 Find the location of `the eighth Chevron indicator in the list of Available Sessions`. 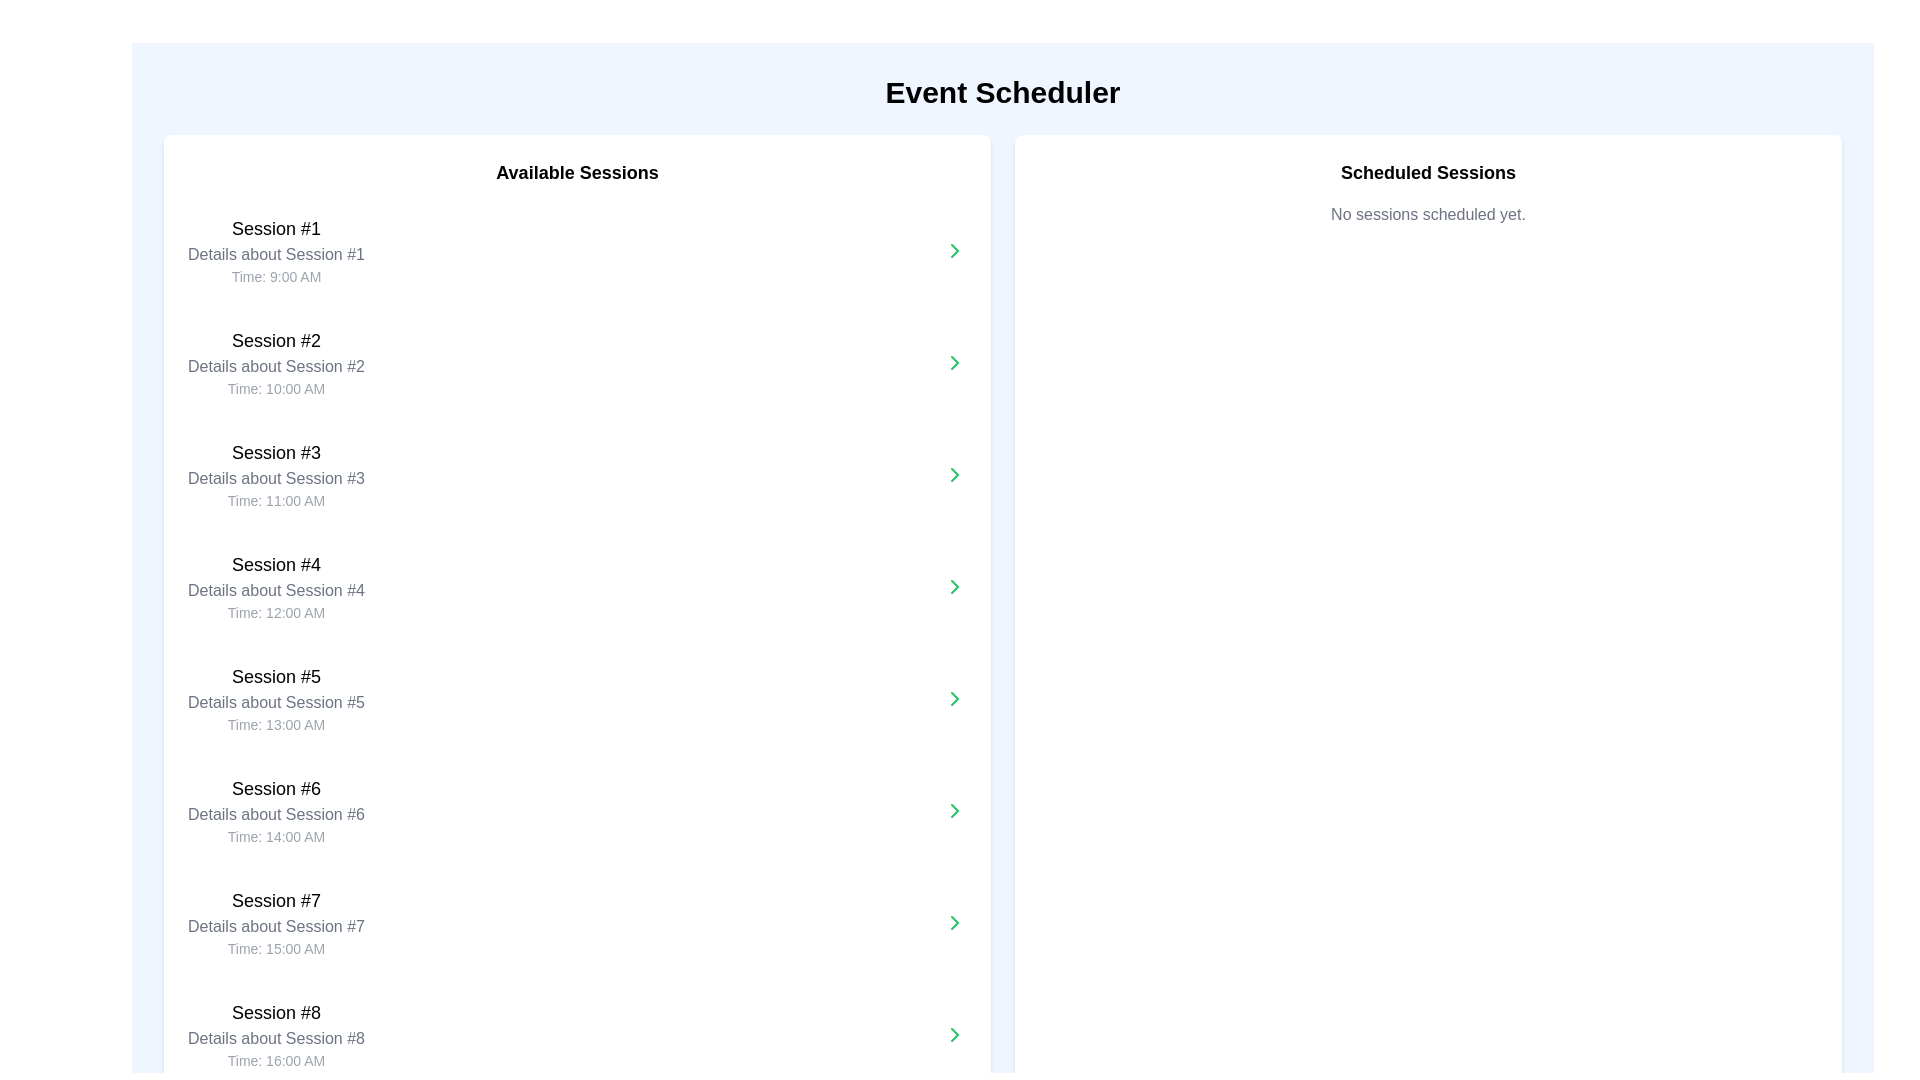

the eighth Chevron indicator in the list of Available Sessions is located at coordinates (954, 1034).